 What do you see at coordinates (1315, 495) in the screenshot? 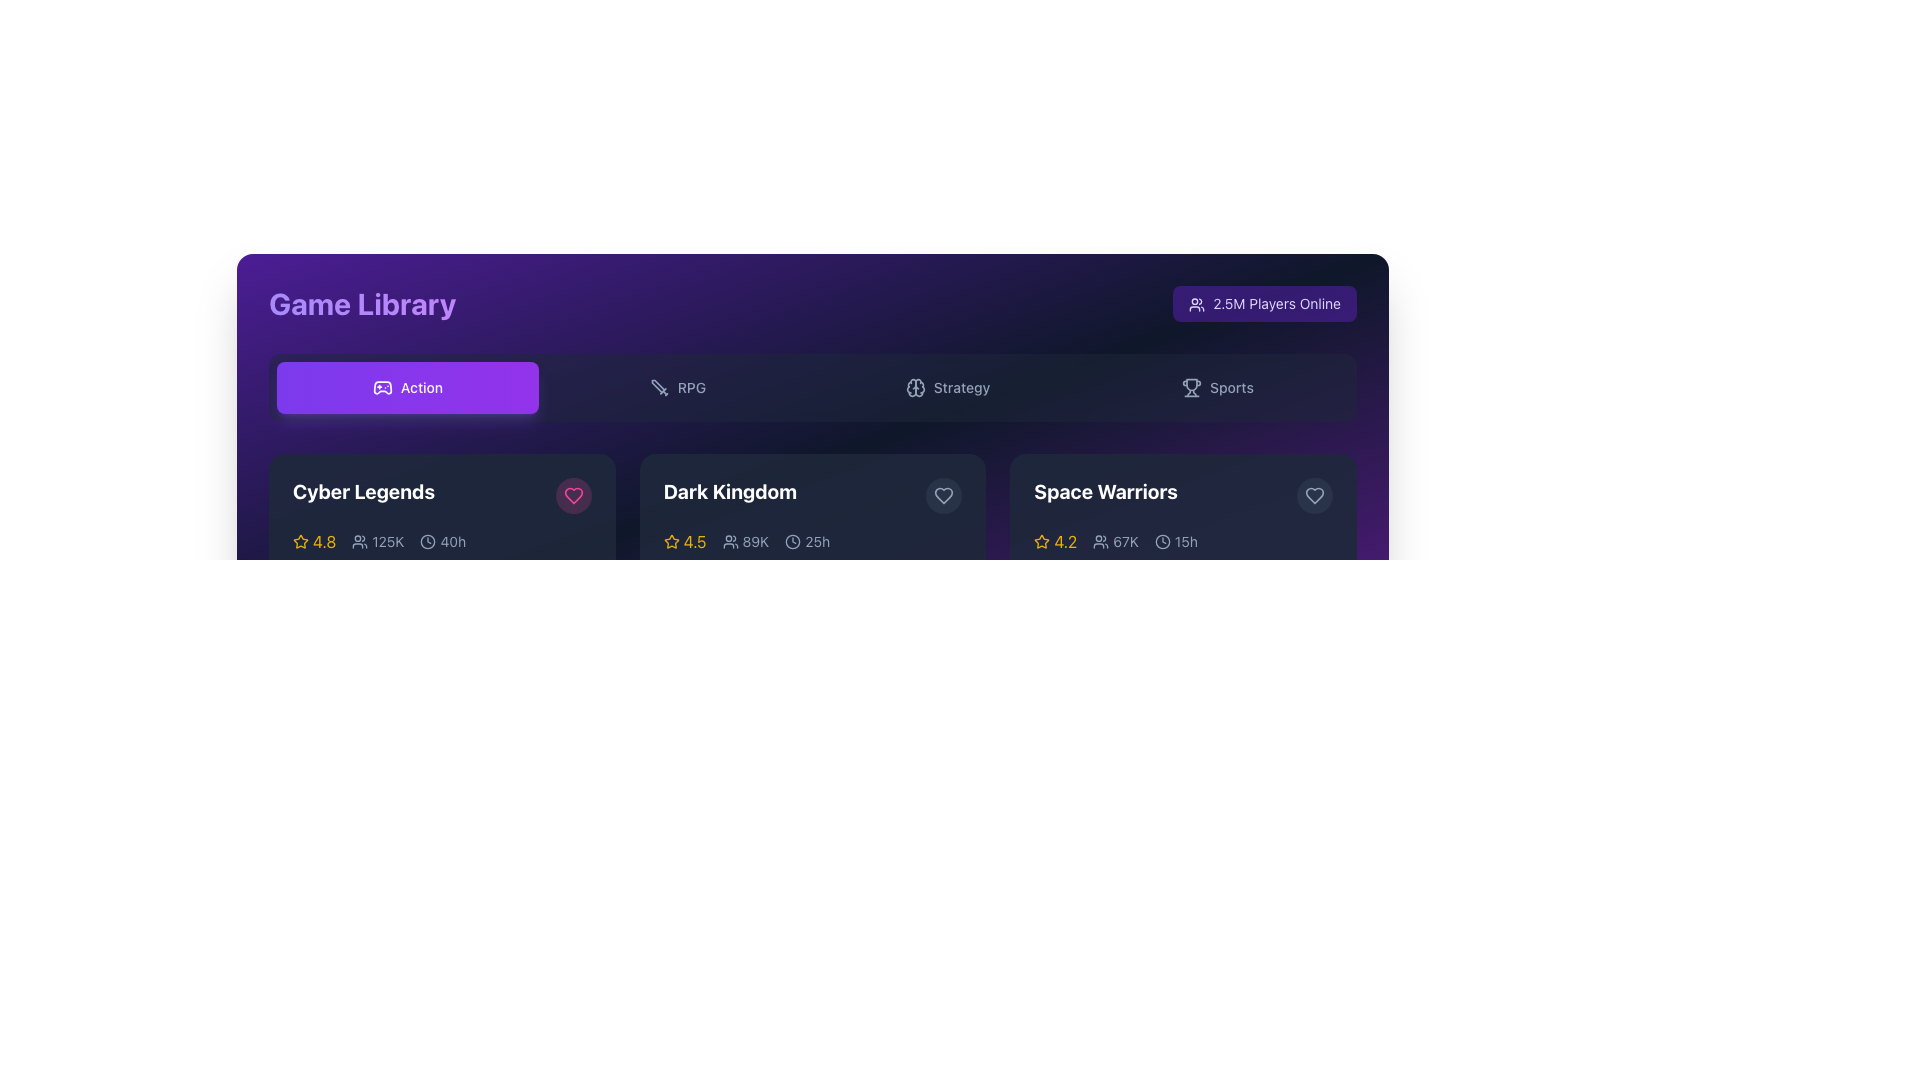
I see `and drop the 'favorite' icon located at the top right corner of the 'Space Warriors' card` at bounding box center [1315, 495].